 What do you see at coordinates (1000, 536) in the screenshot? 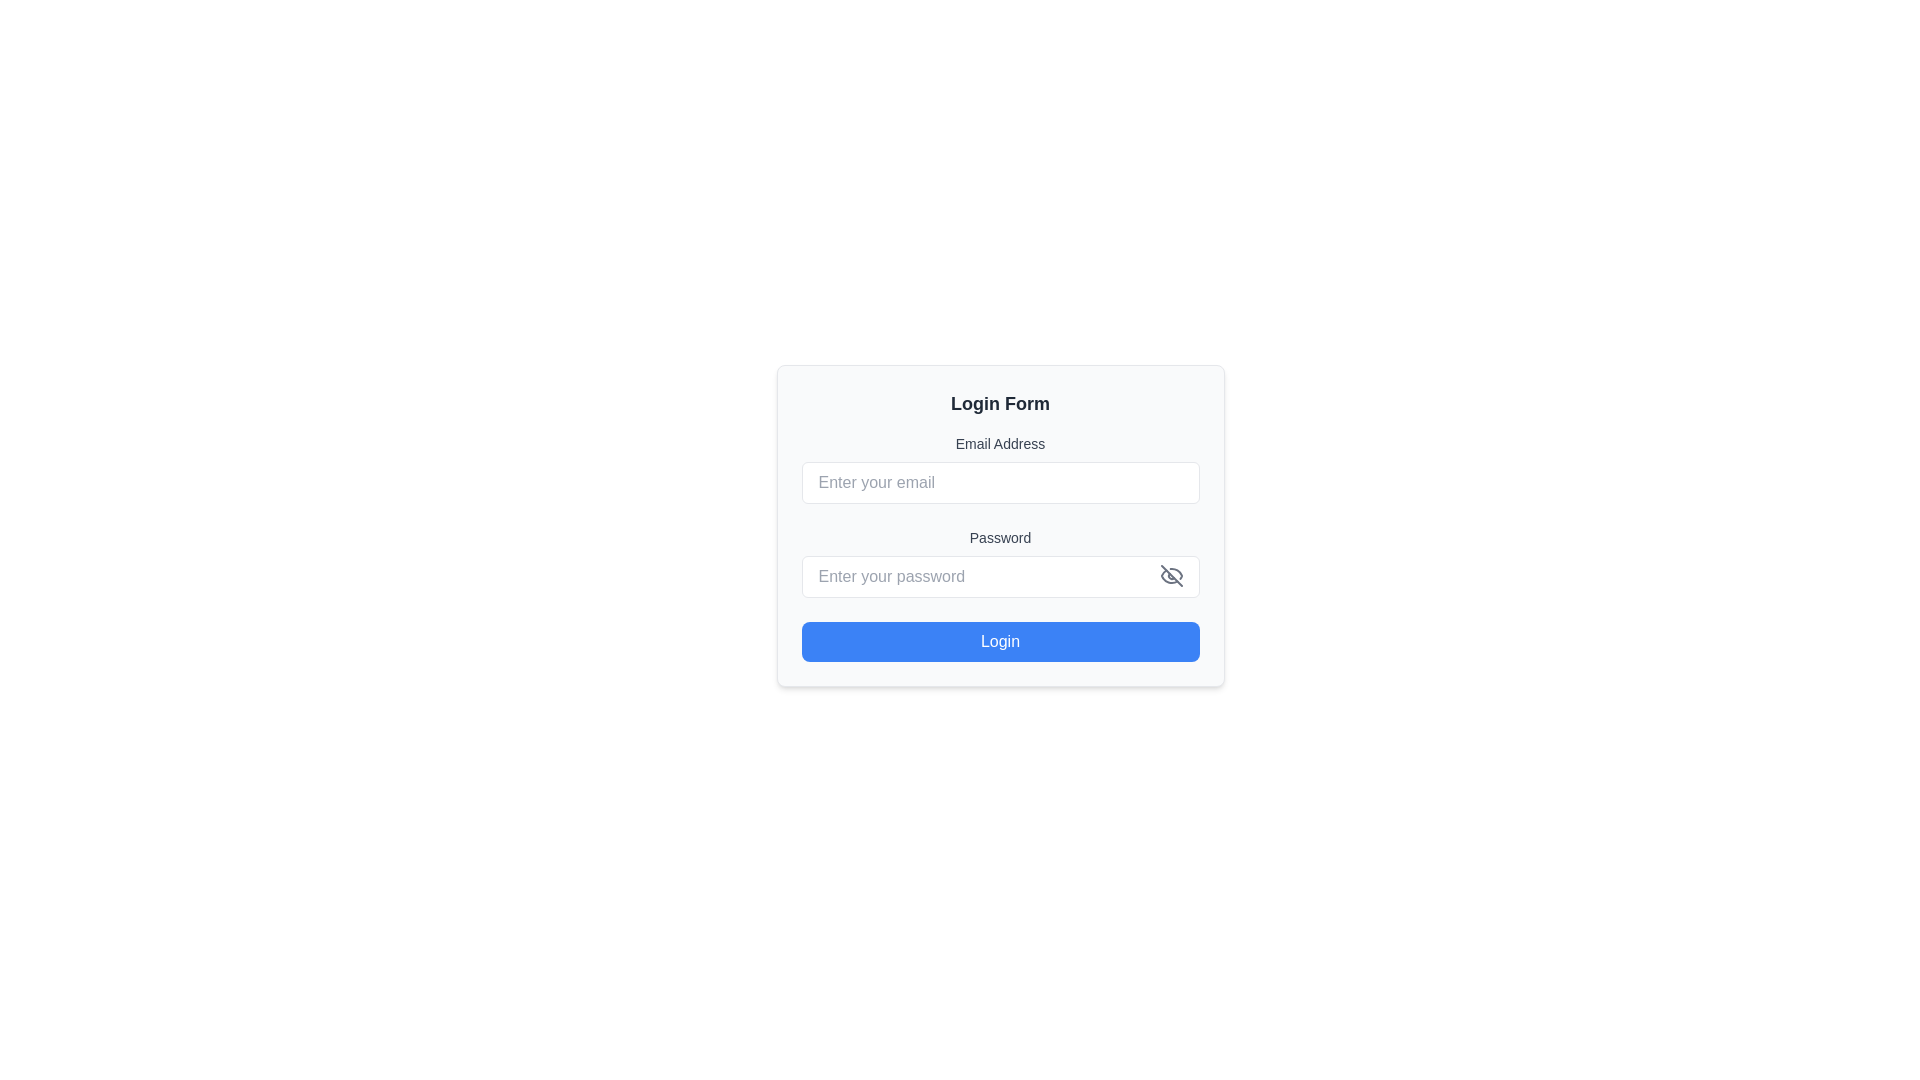
I see `the label that indicates the password input field, which is positioned directly above the password input in the login form` at bounding box center [1000, 536].